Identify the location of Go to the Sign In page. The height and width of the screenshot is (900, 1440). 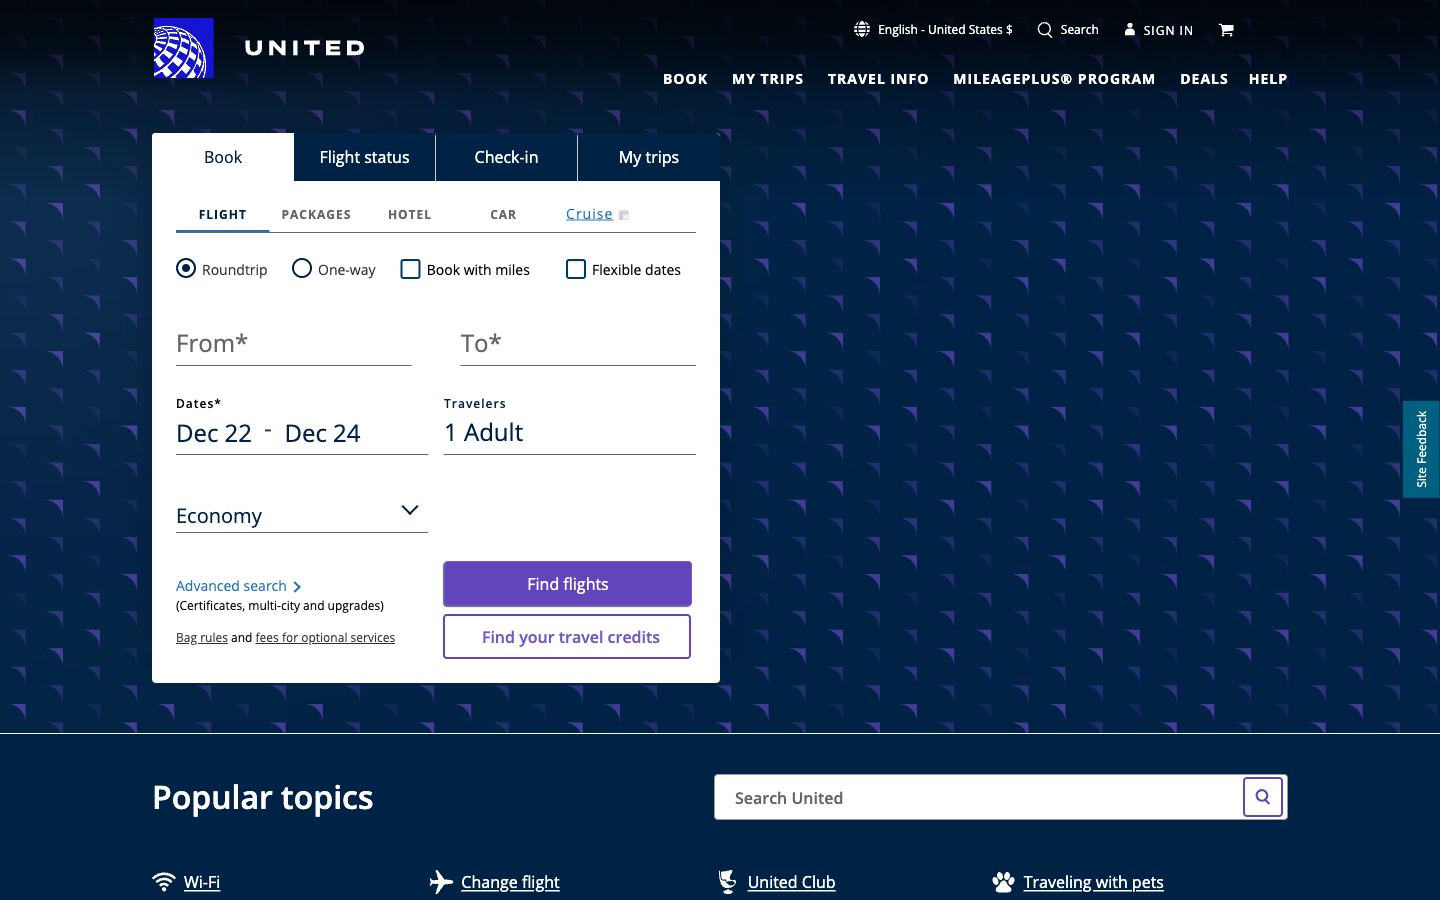
(1159, 28).